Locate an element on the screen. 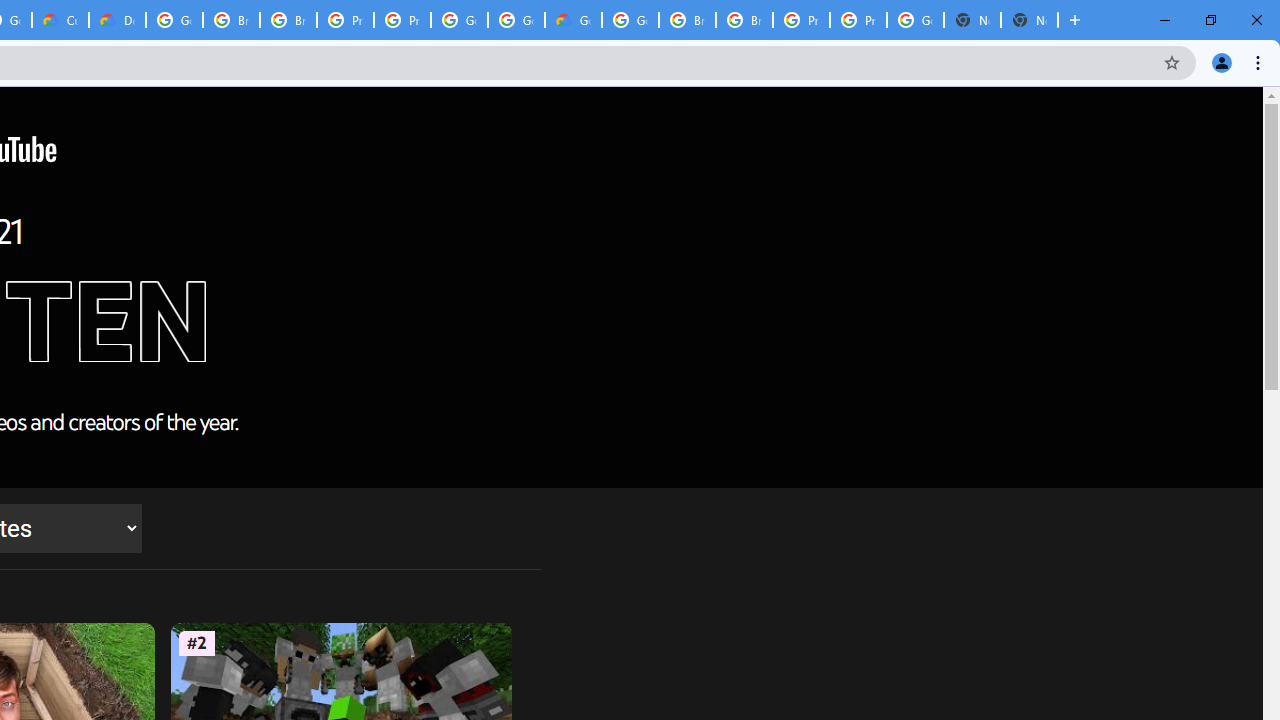  'Google Cloud Platform' is located at coordinates (458, 20).